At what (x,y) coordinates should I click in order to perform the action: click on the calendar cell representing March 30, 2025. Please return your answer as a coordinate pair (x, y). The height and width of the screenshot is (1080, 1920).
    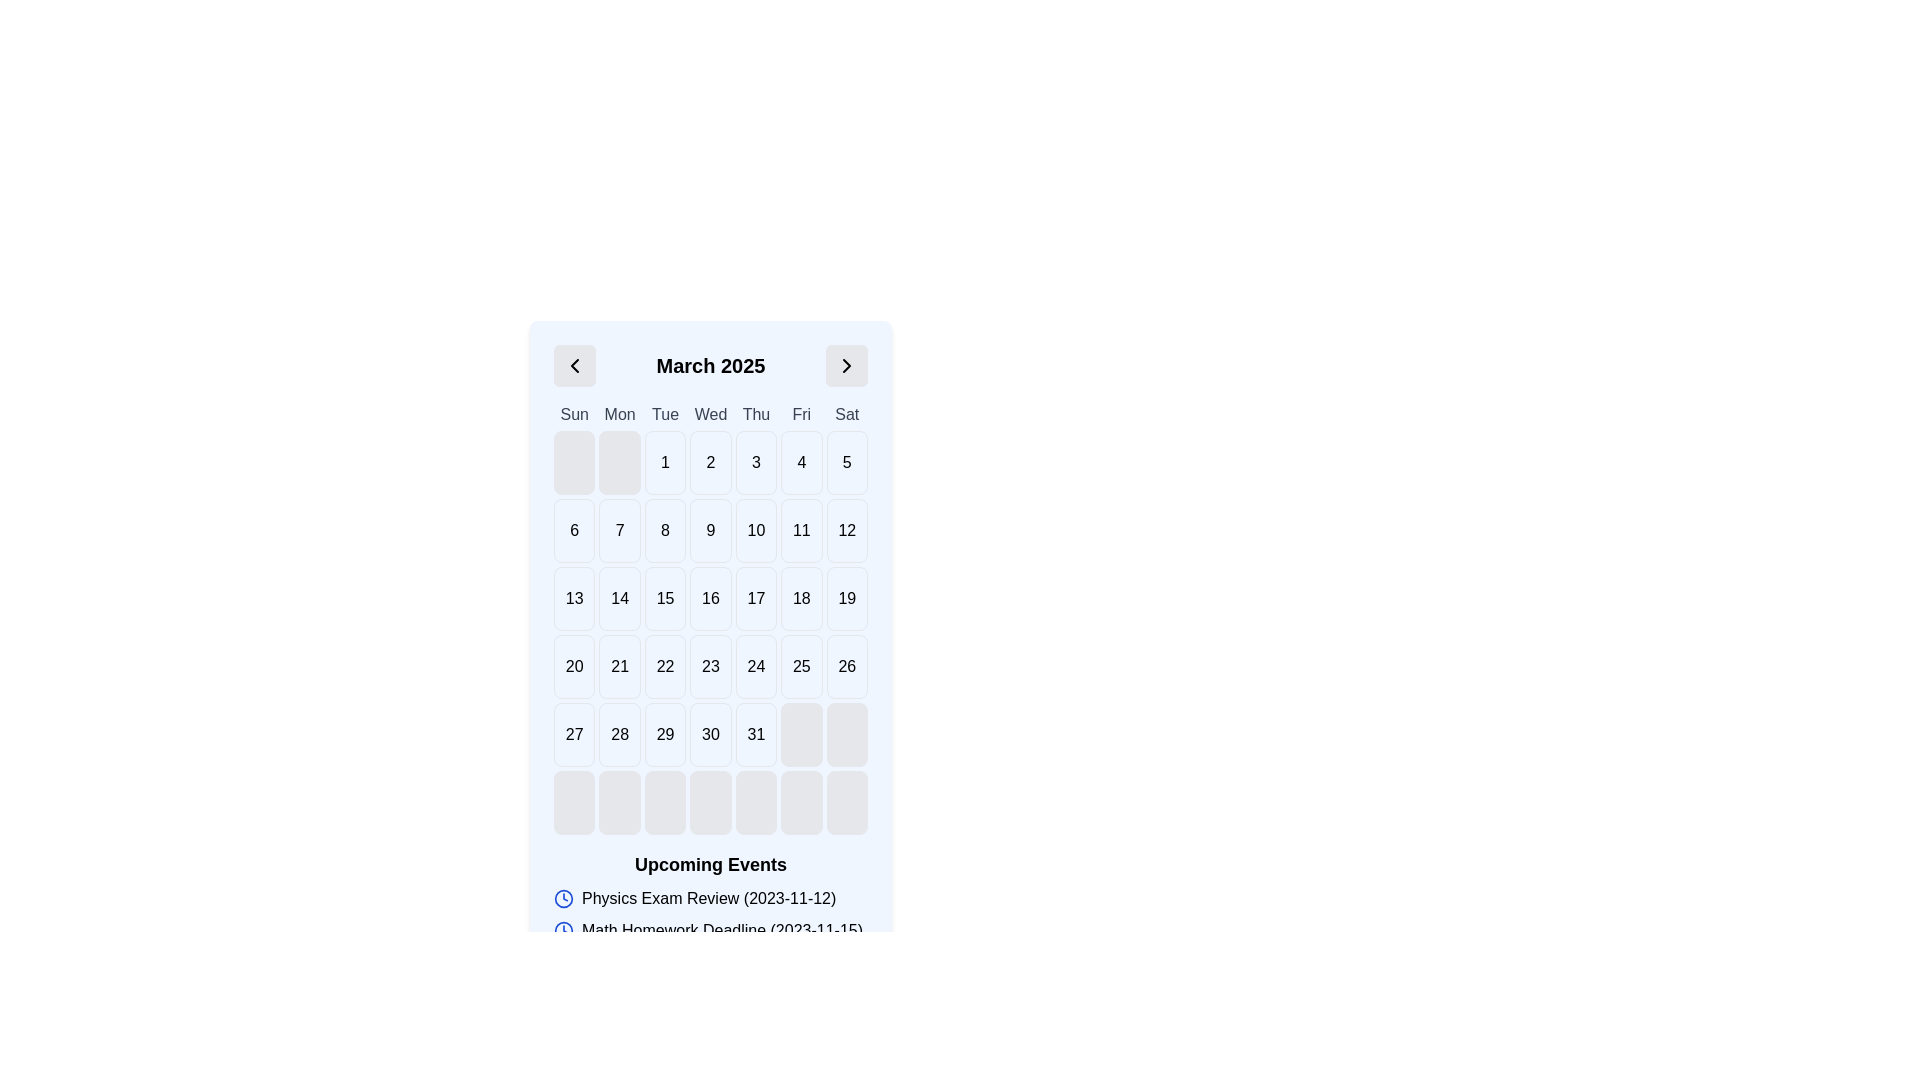
    Looking at the image, I should click on (710, 735).